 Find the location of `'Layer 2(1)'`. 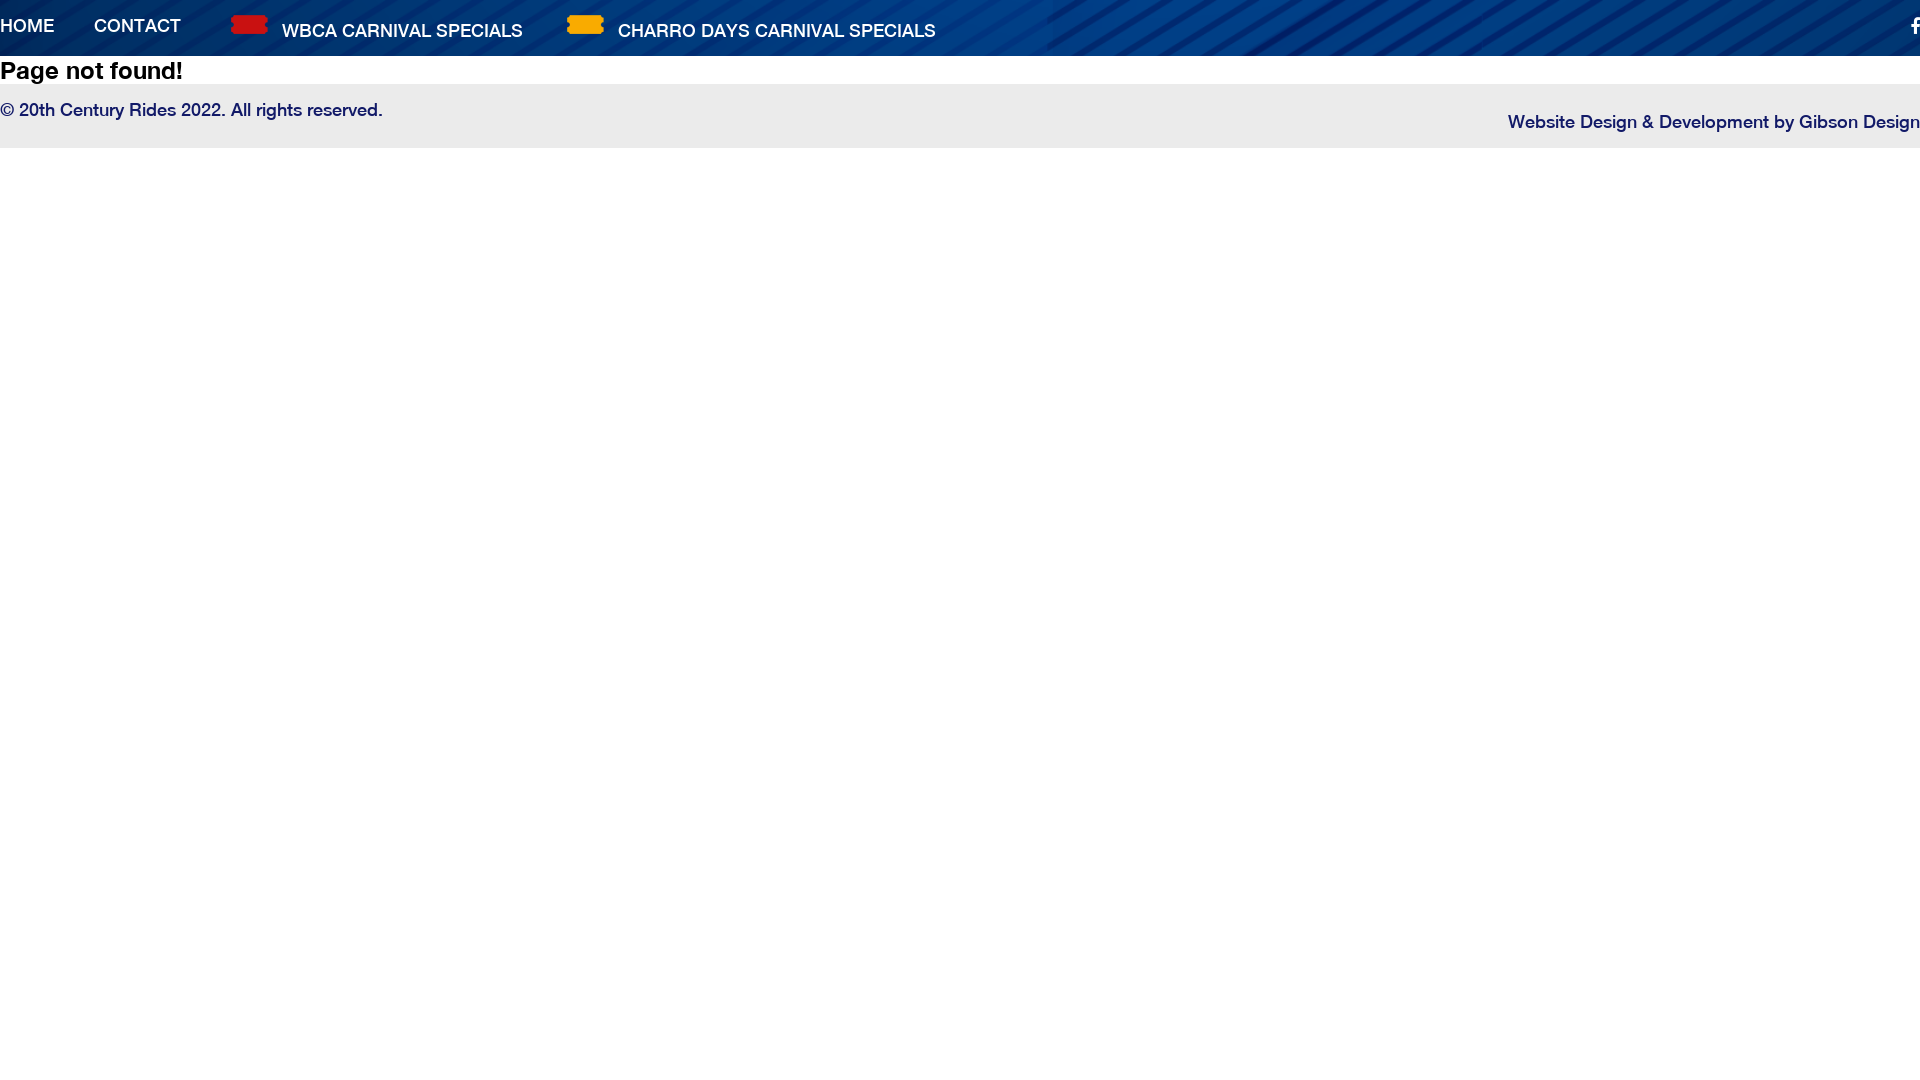

'Layer 2(1)' is located at coordinates (248, 24).